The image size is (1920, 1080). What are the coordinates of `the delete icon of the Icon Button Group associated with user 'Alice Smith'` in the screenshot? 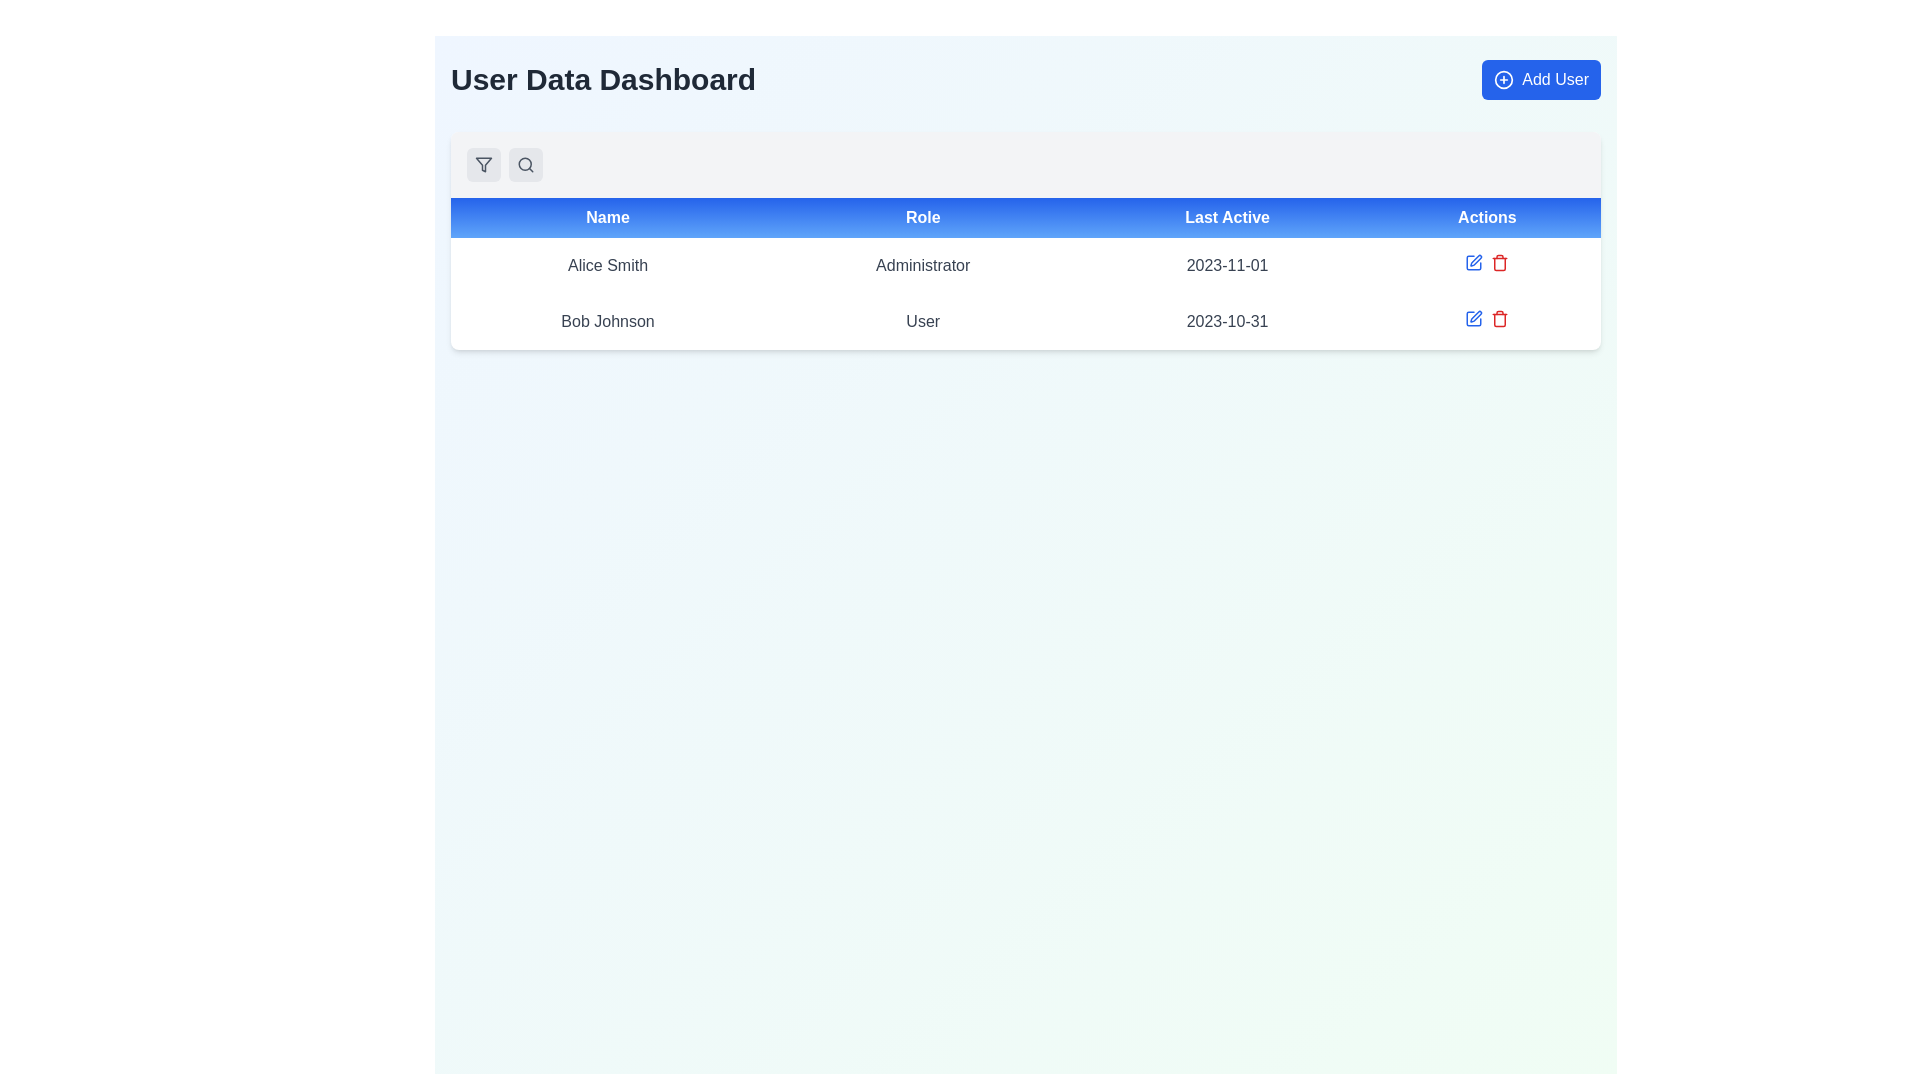 It's located at (1487, 261).